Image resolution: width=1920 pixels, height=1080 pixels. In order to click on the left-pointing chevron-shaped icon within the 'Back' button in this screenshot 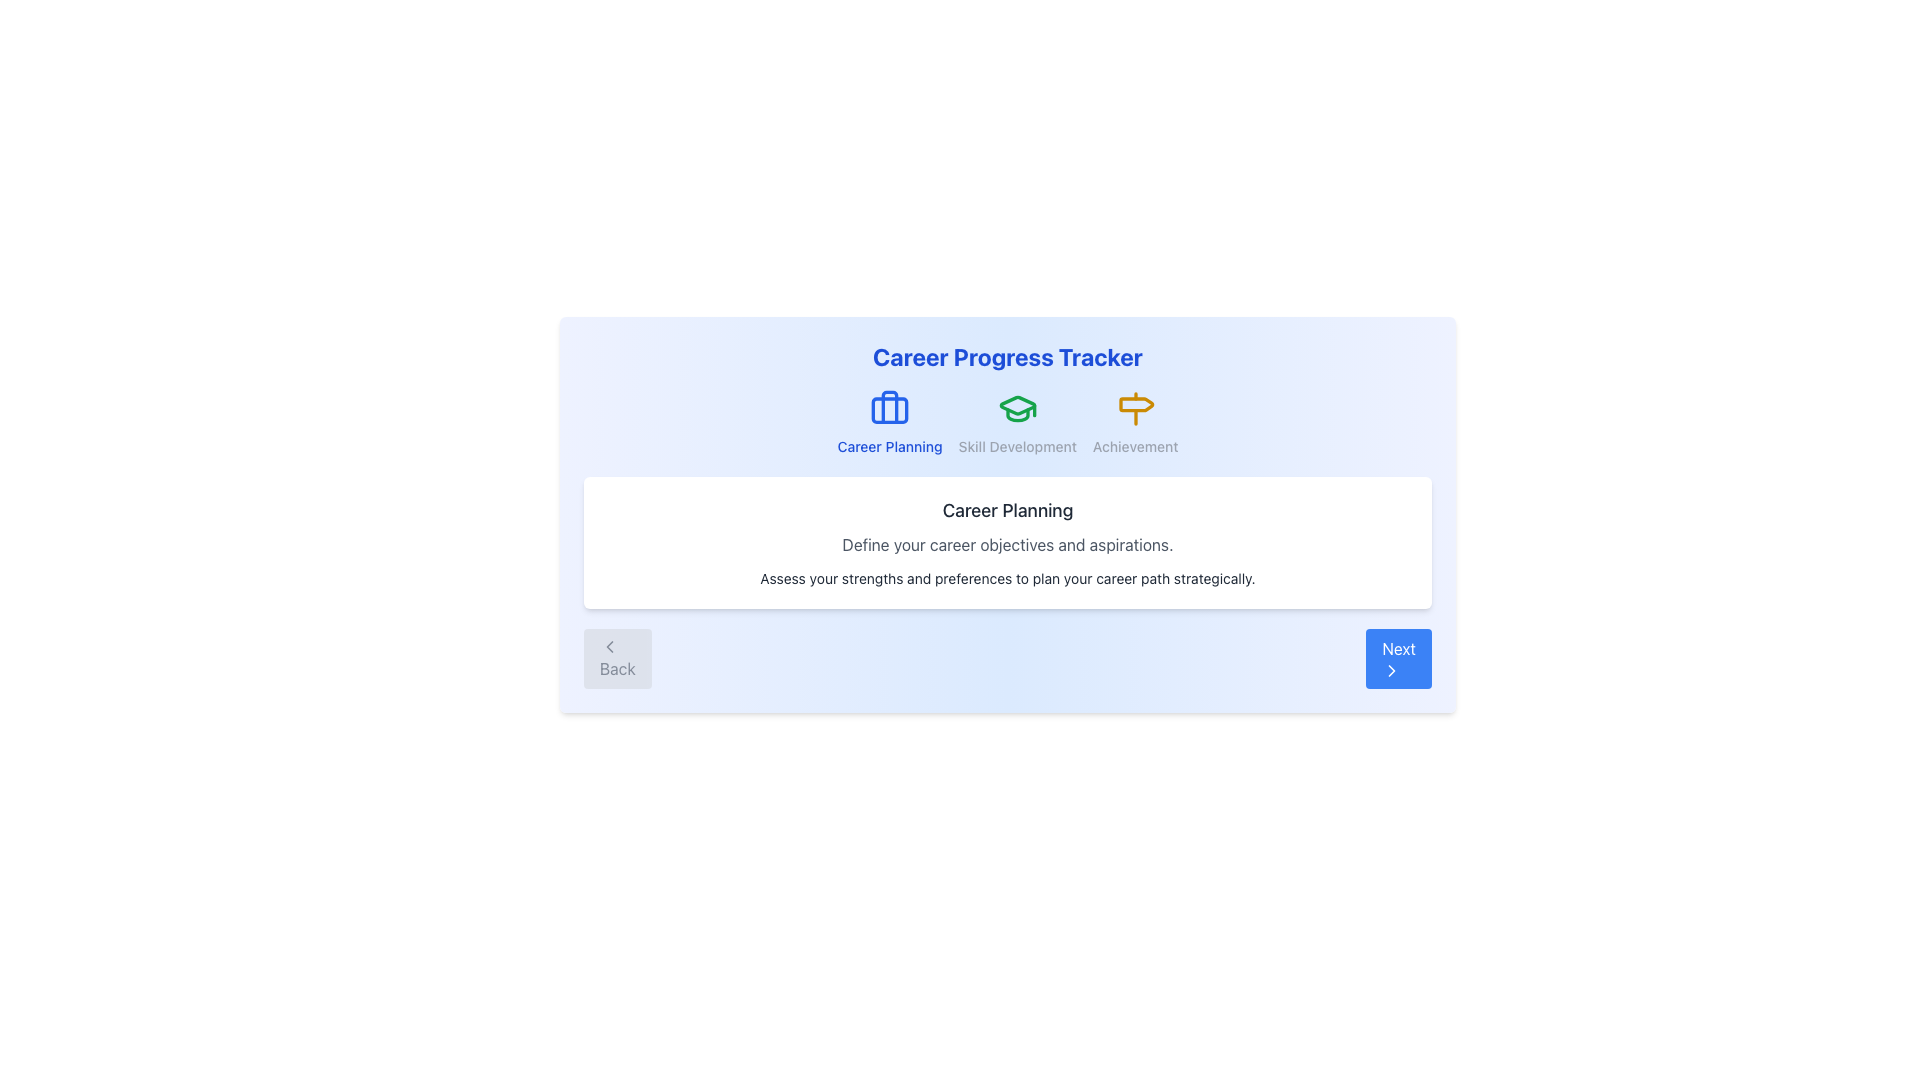, I will do `click(608, 647)`.